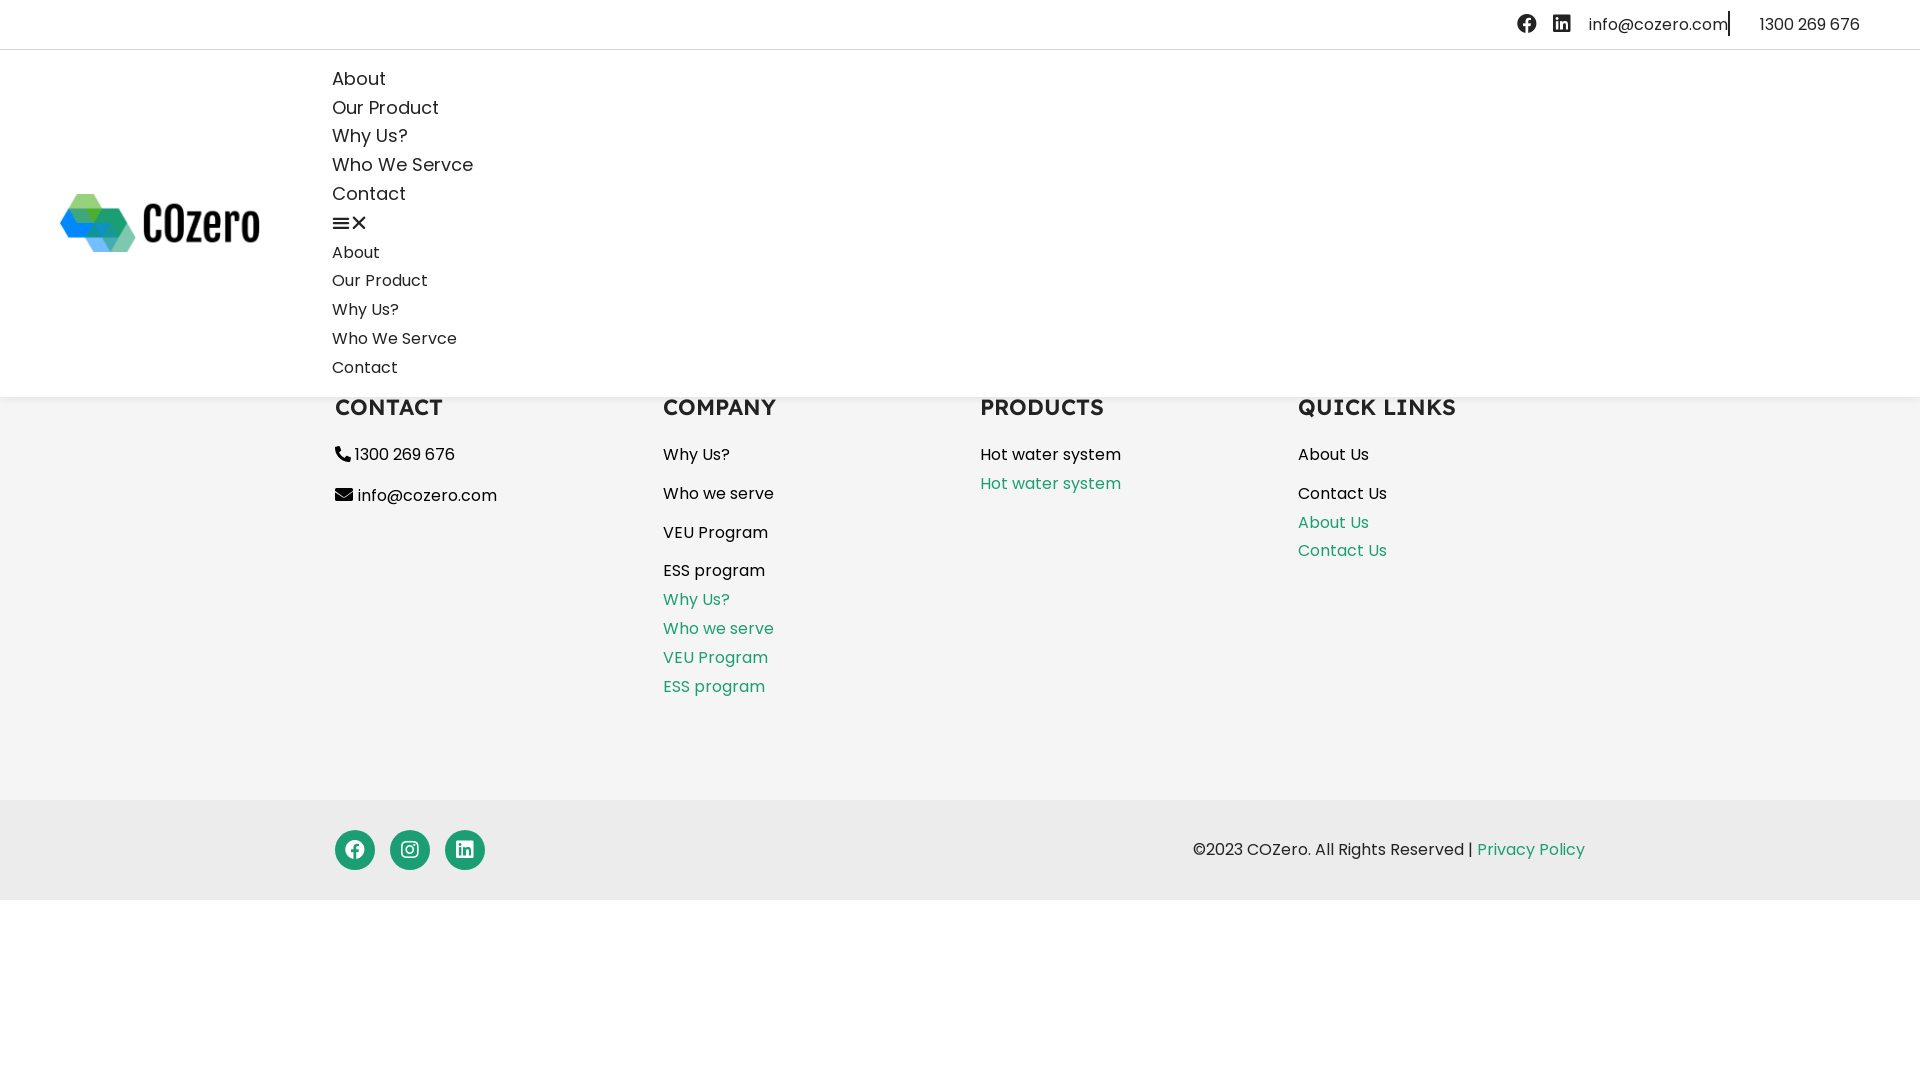  I want to click on 'VEU Program', so click(714, 657).